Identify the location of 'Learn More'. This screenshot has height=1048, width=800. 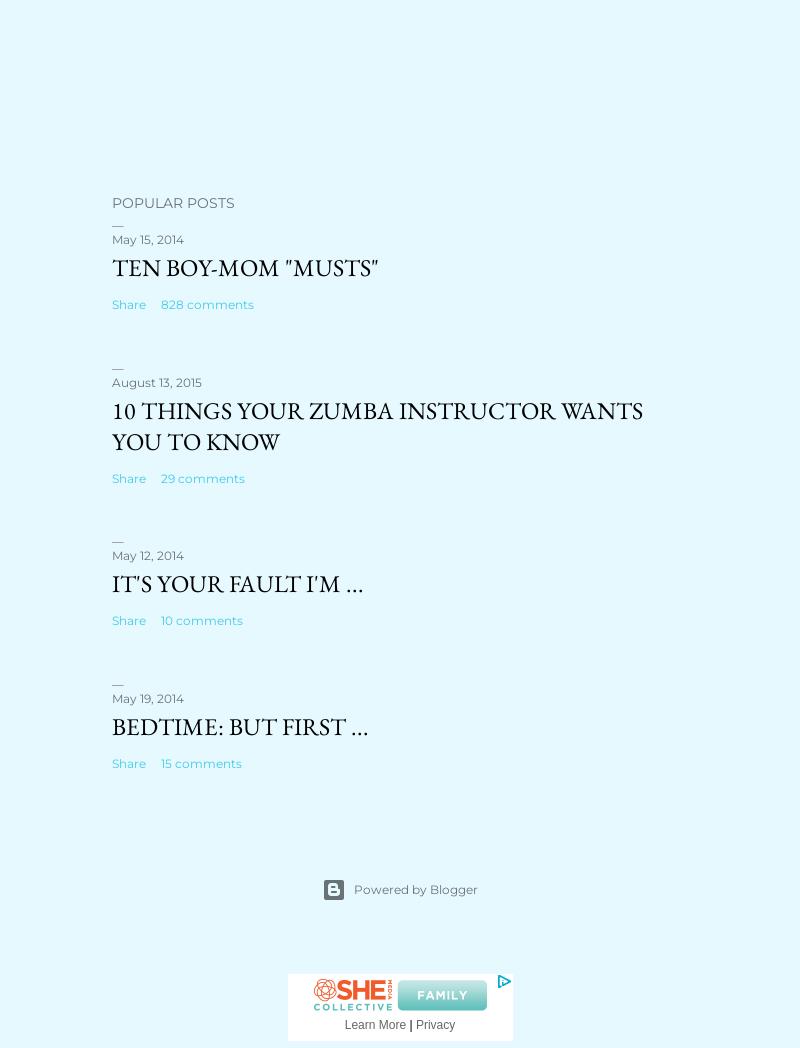
(344, 1024).